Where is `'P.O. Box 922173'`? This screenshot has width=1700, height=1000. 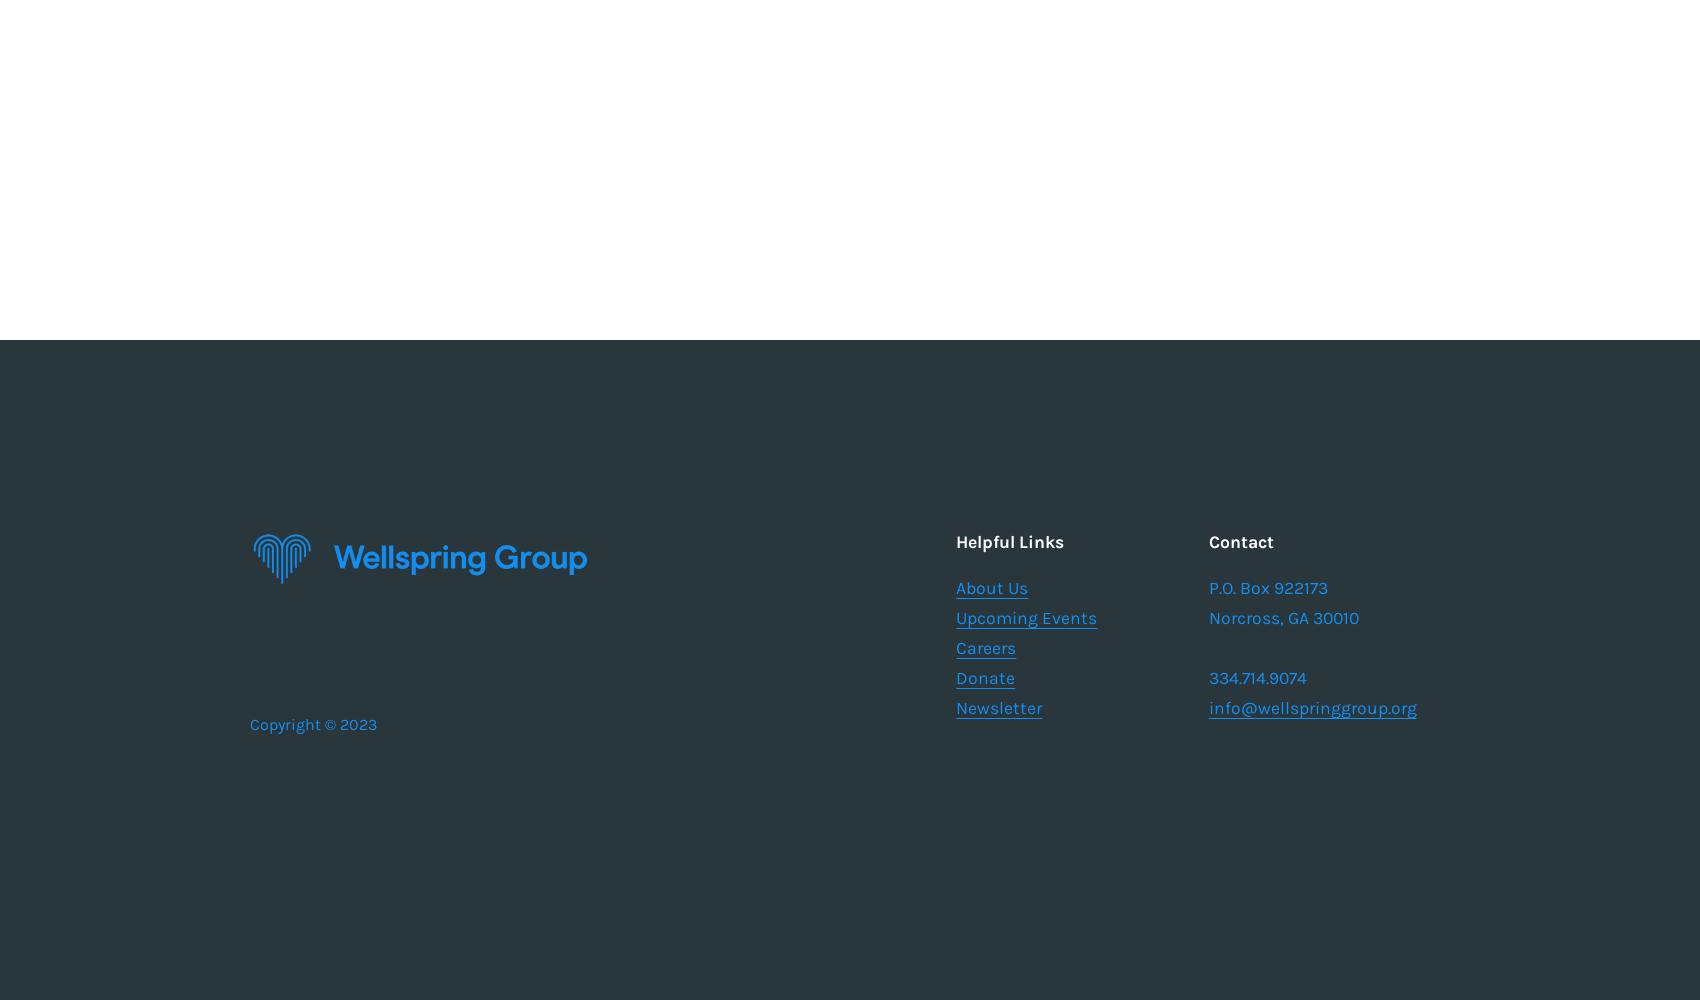
'P.O. Box 922173' is located at coordinates (1207, 587).